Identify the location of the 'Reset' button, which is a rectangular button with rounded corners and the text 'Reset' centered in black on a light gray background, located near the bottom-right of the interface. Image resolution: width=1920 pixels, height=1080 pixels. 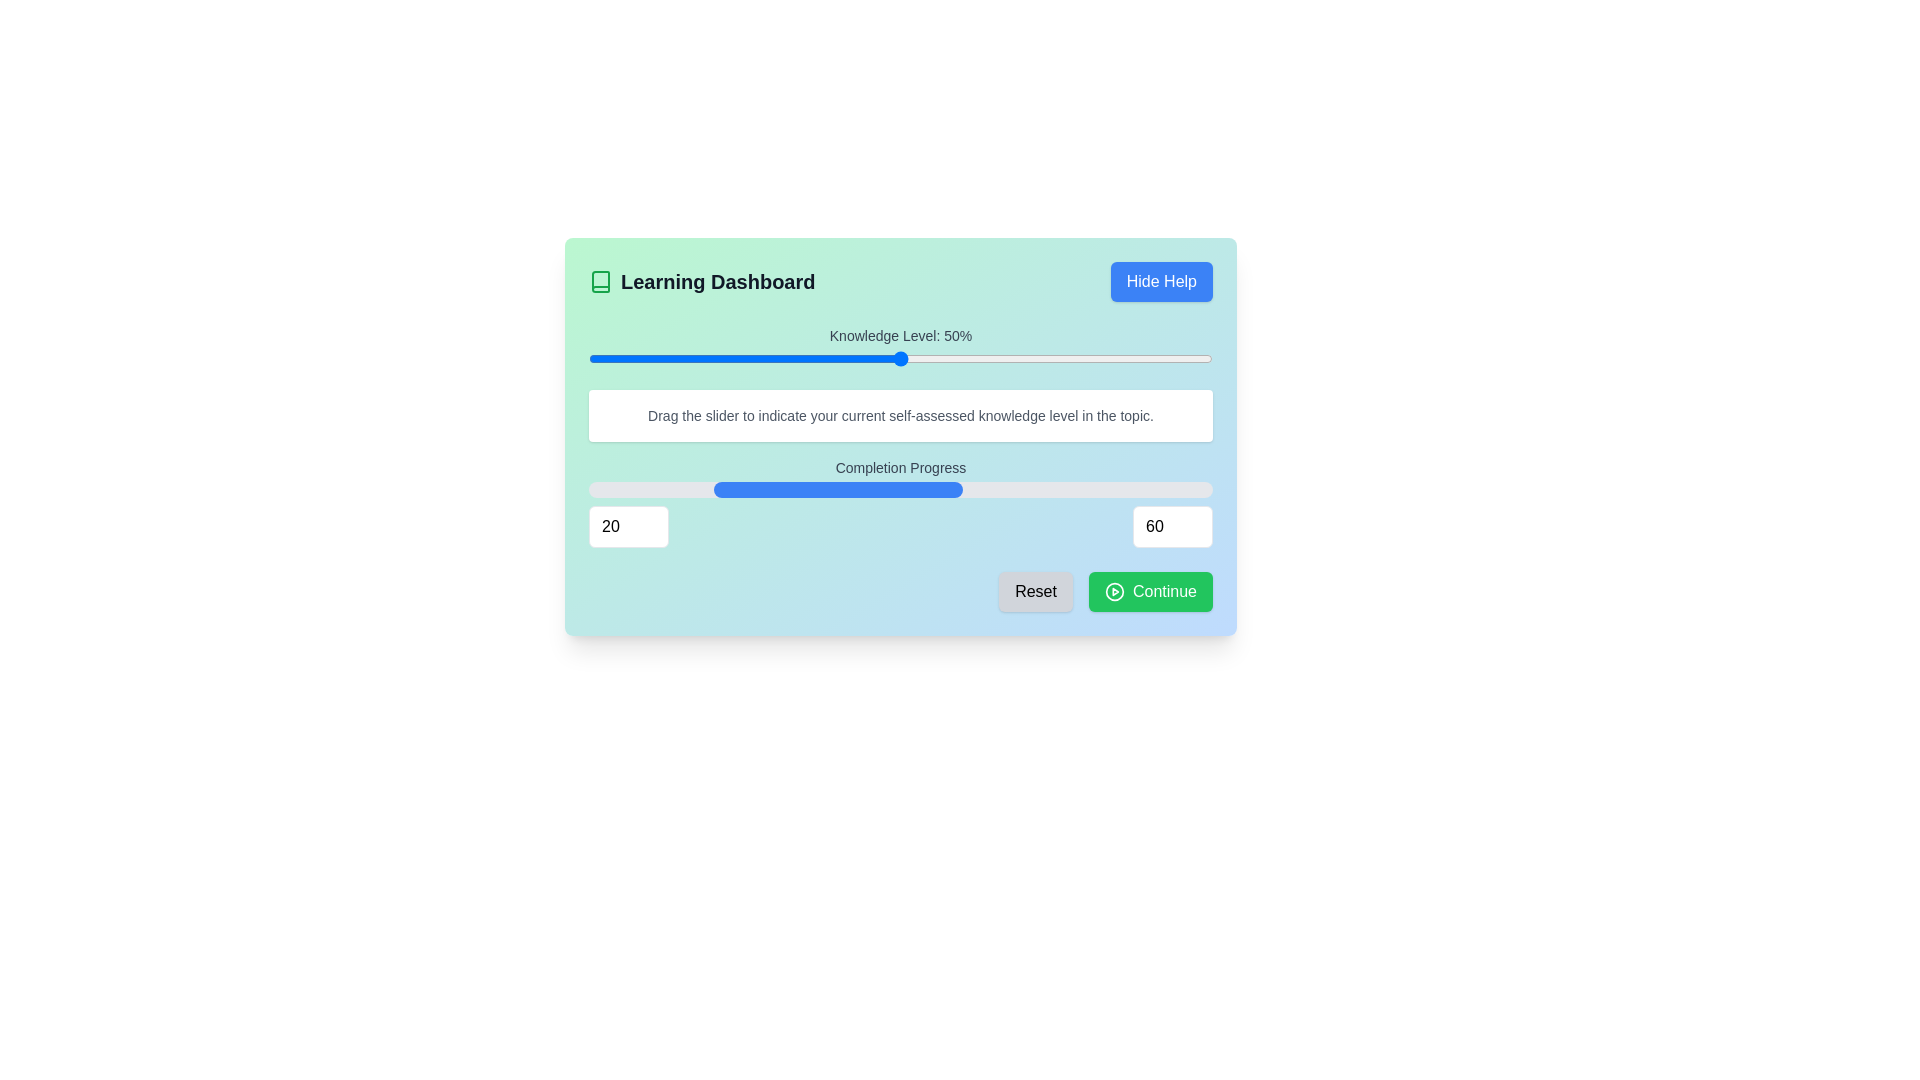
(1036, 590).